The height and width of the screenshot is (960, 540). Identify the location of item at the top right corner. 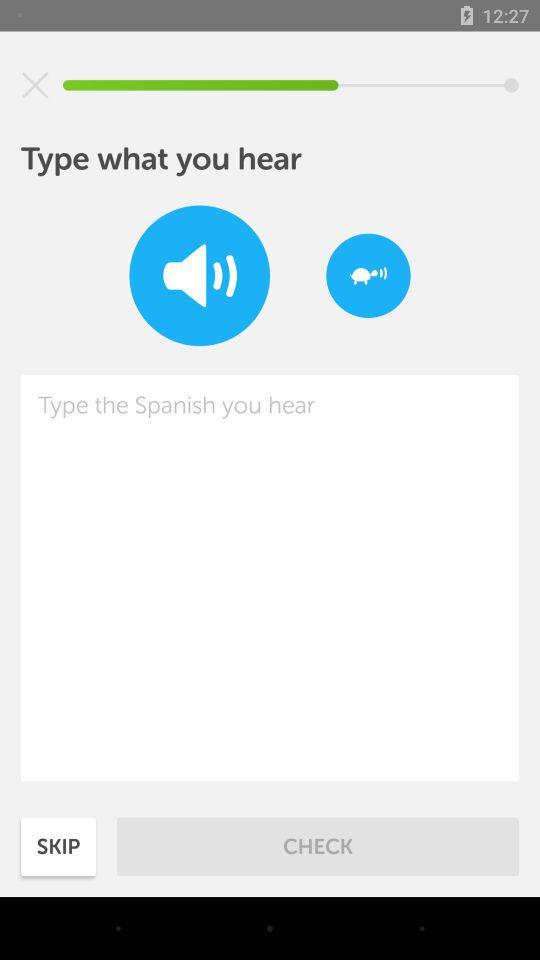
(367, 274).